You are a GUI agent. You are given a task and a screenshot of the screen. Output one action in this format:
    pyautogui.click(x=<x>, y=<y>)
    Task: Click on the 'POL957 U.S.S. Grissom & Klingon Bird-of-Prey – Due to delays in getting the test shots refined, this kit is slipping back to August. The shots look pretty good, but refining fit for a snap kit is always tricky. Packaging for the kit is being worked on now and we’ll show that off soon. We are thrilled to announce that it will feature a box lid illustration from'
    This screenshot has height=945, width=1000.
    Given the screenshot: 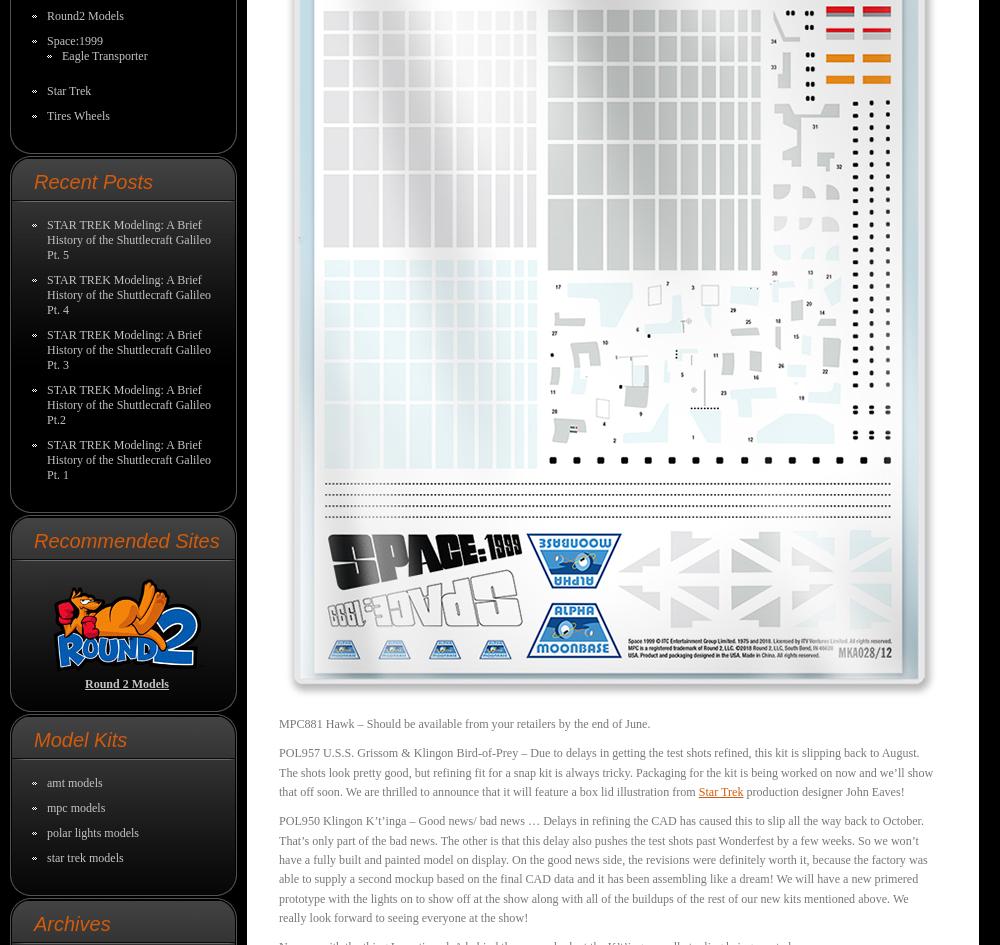 What is the action you would take?
    pyautogui.click(x=605, y=770)
    